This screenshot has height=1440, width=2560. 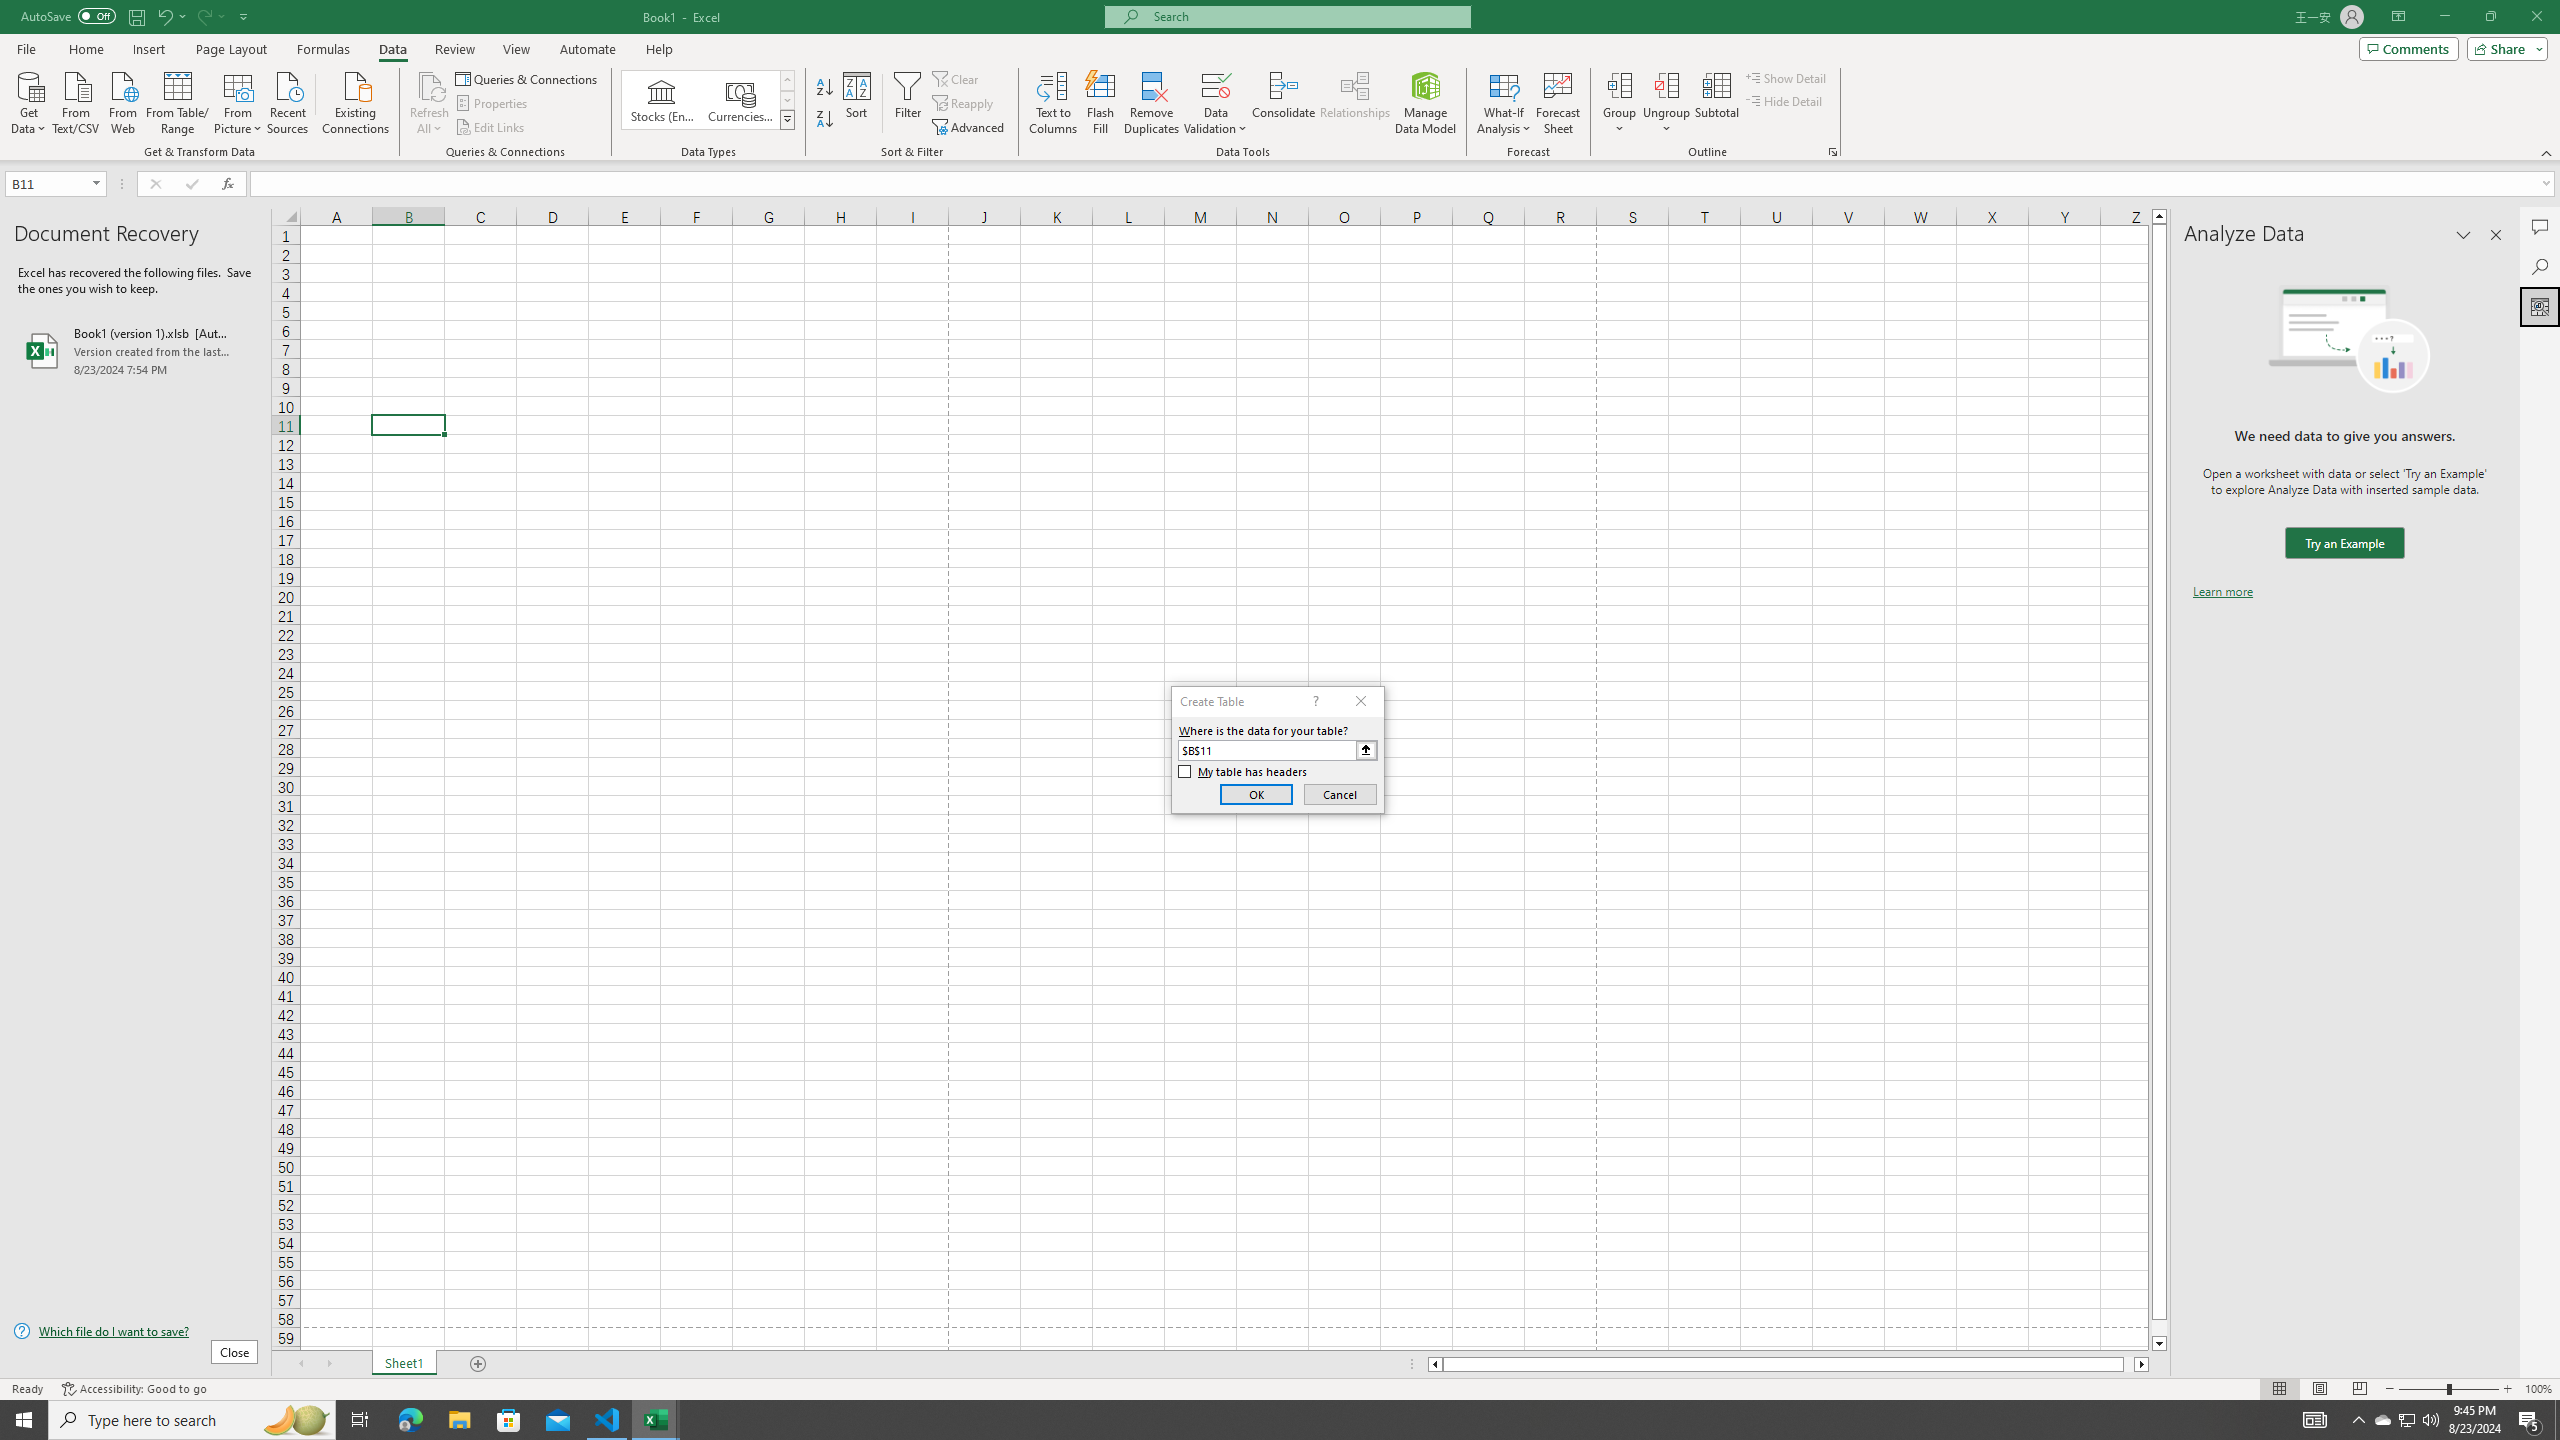 What do you see at coordinates (514, 49) in the screenshot?
I see `'View'` at bounding box center [514, 49].